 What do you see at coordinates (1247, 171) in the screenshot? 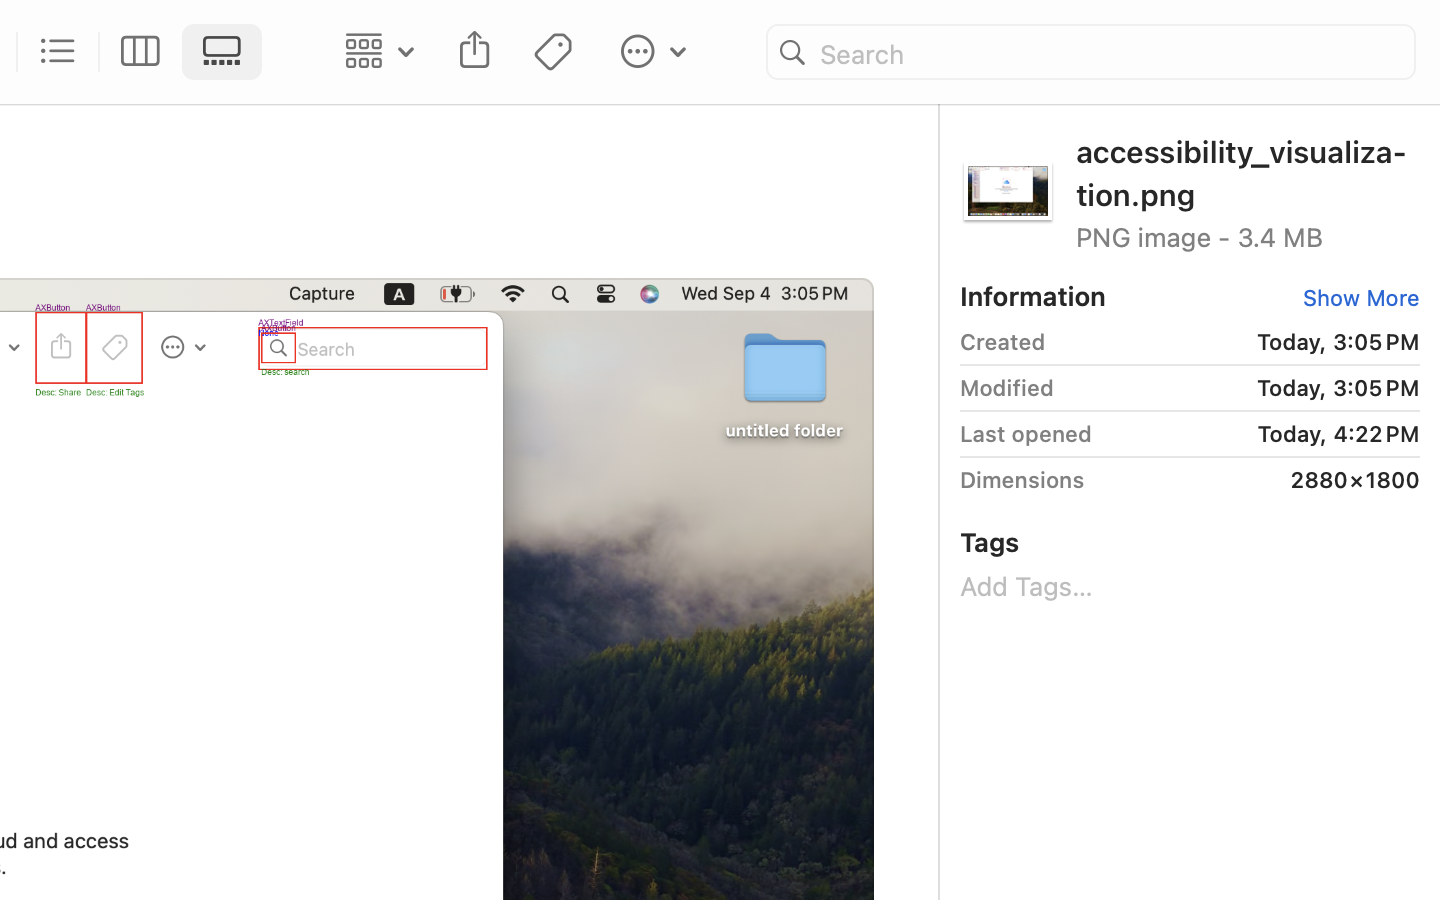
I see `'accessibility_visualization.png'` at bounding box center [1247, 171].